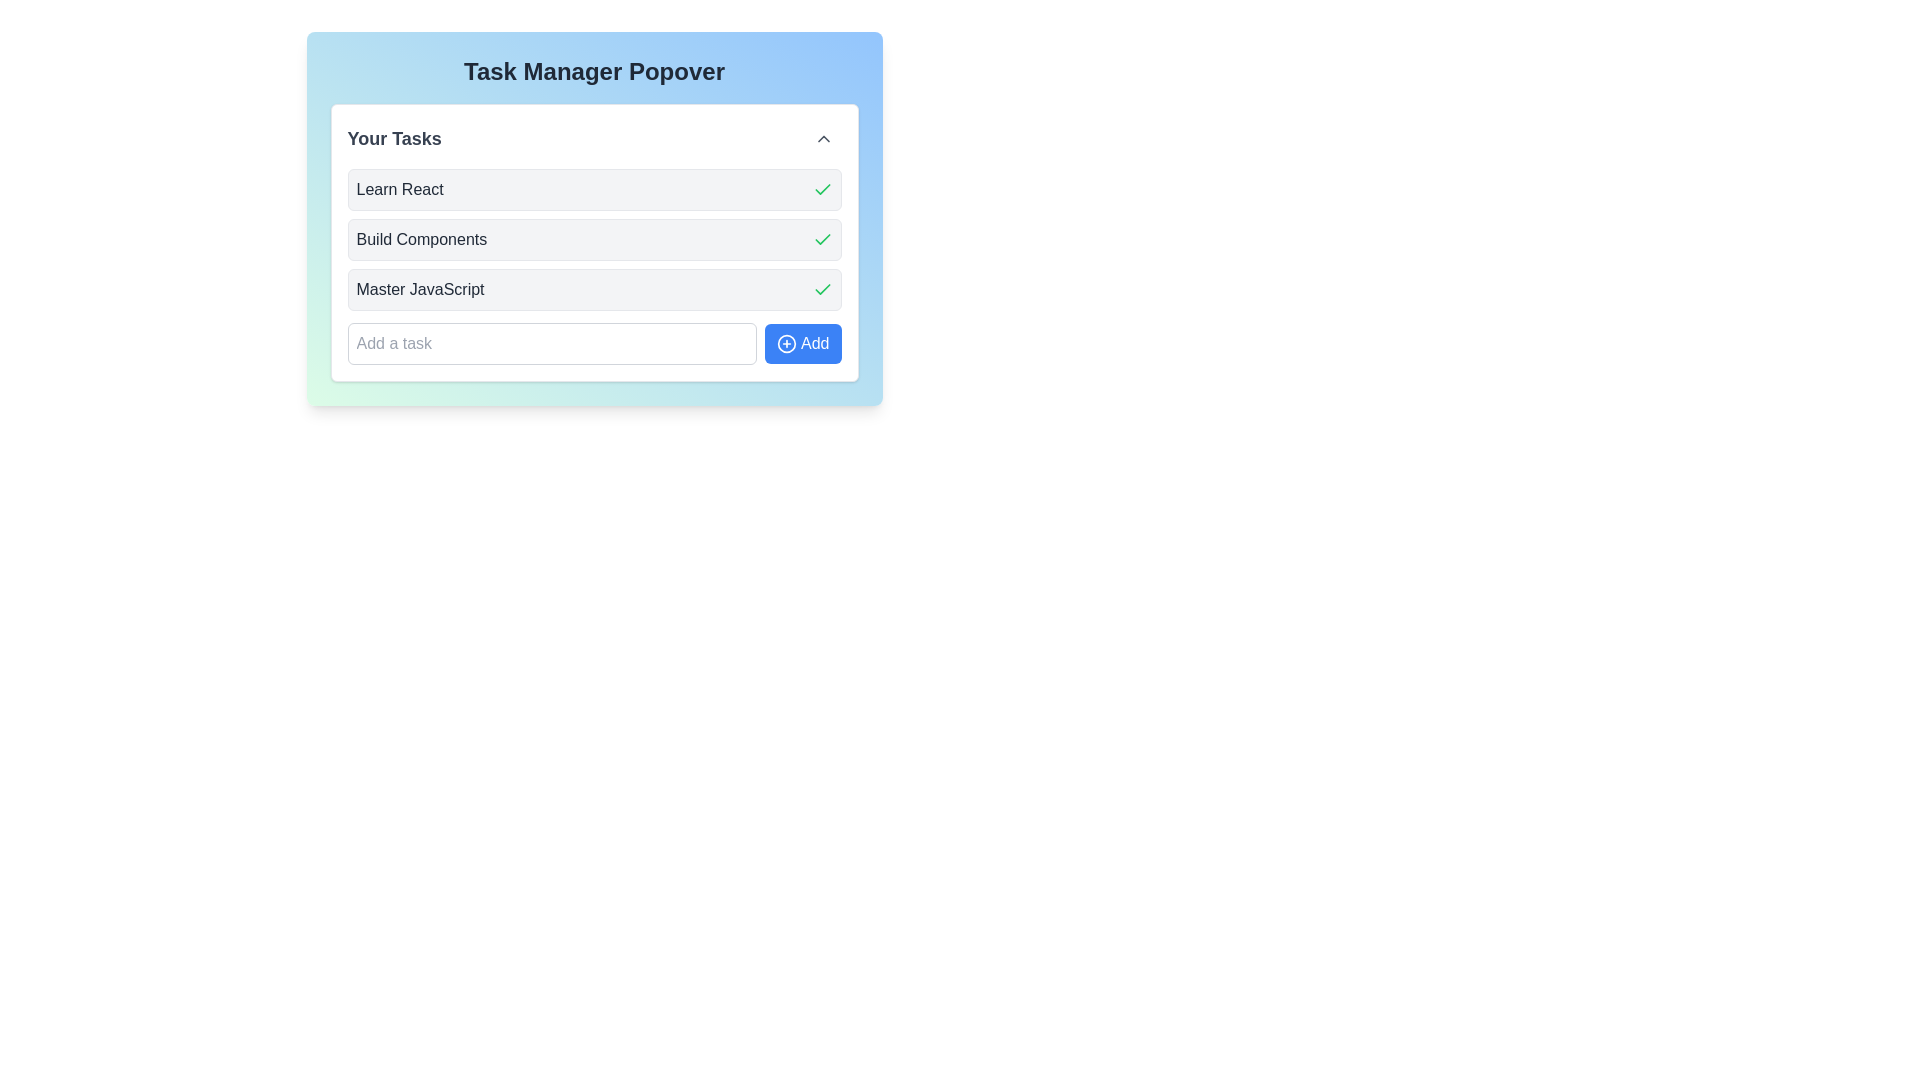  I want to click on the 'Add' text label within the interactive button, so click(815, 342).